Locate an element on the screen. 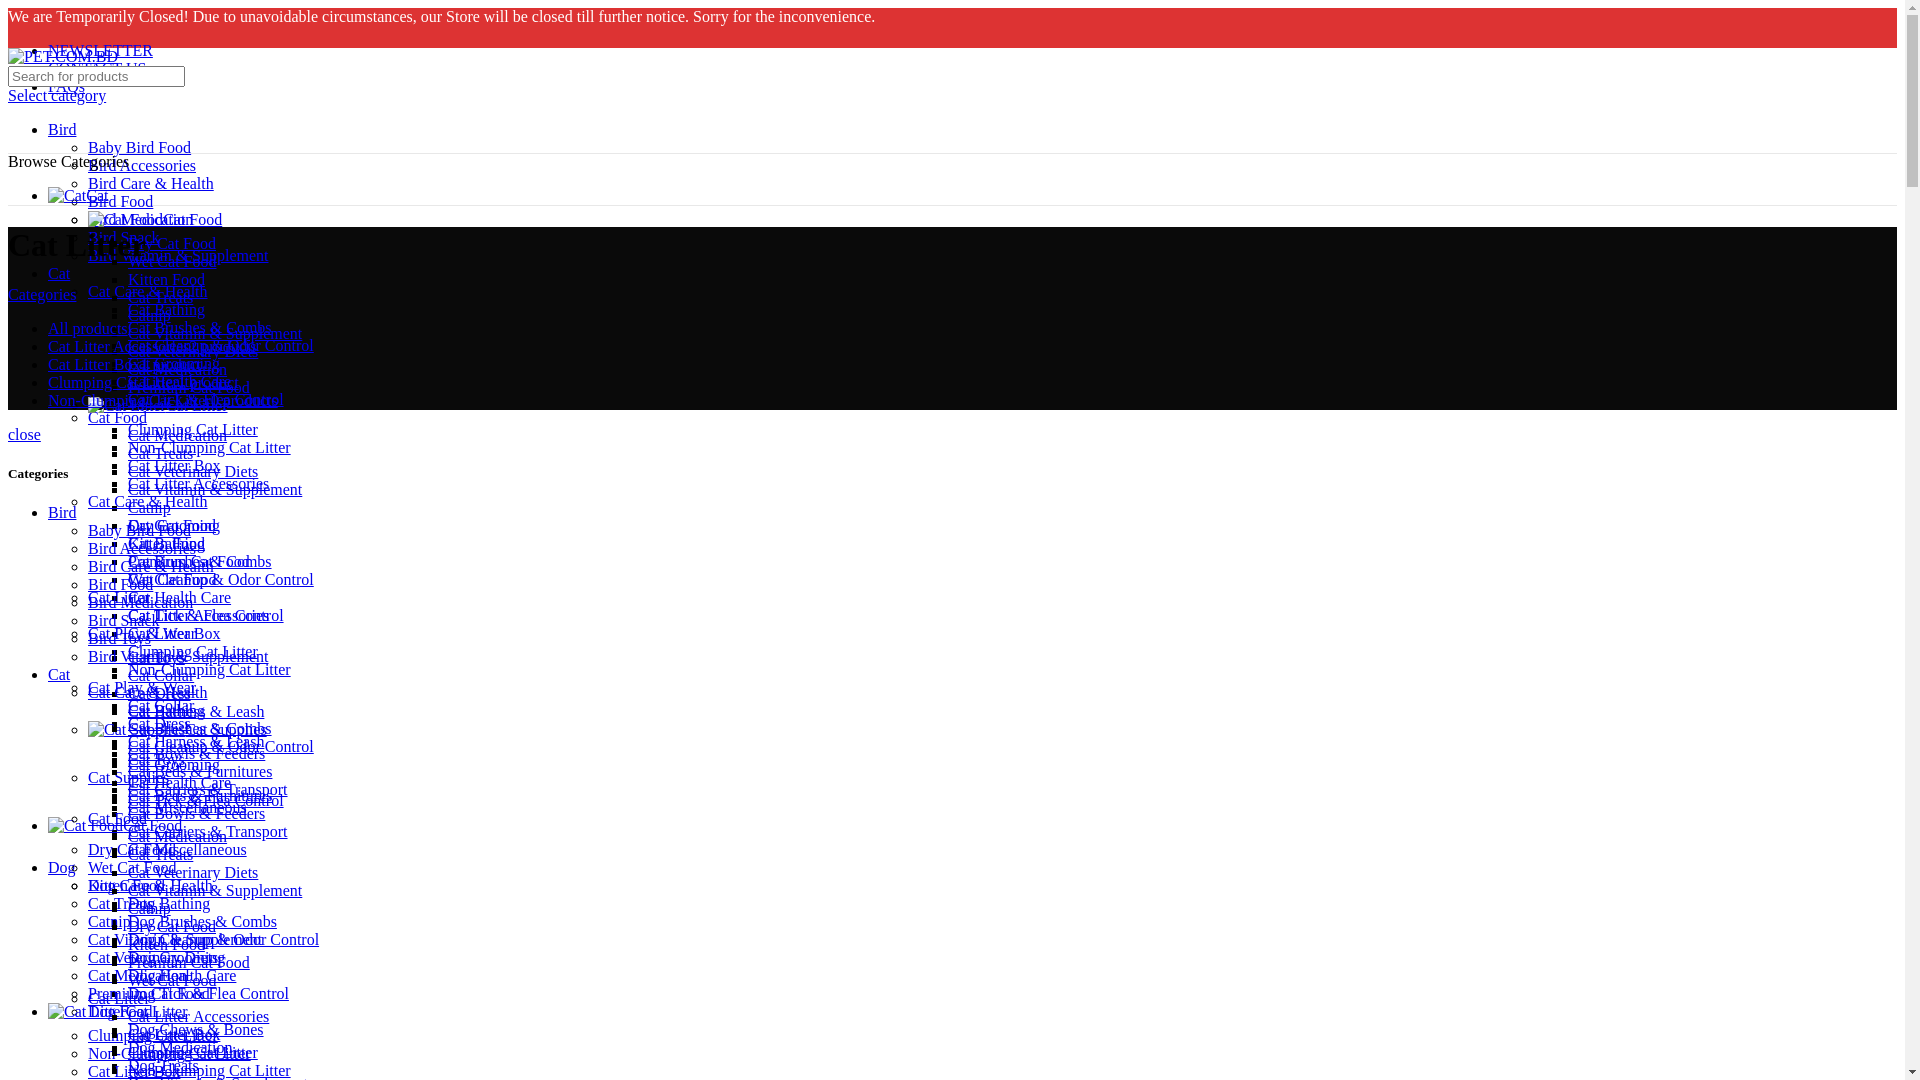 This screenshot has width=1920, height=1080. 'Cat Harness & Leash' is located at coordinates (196, 741).